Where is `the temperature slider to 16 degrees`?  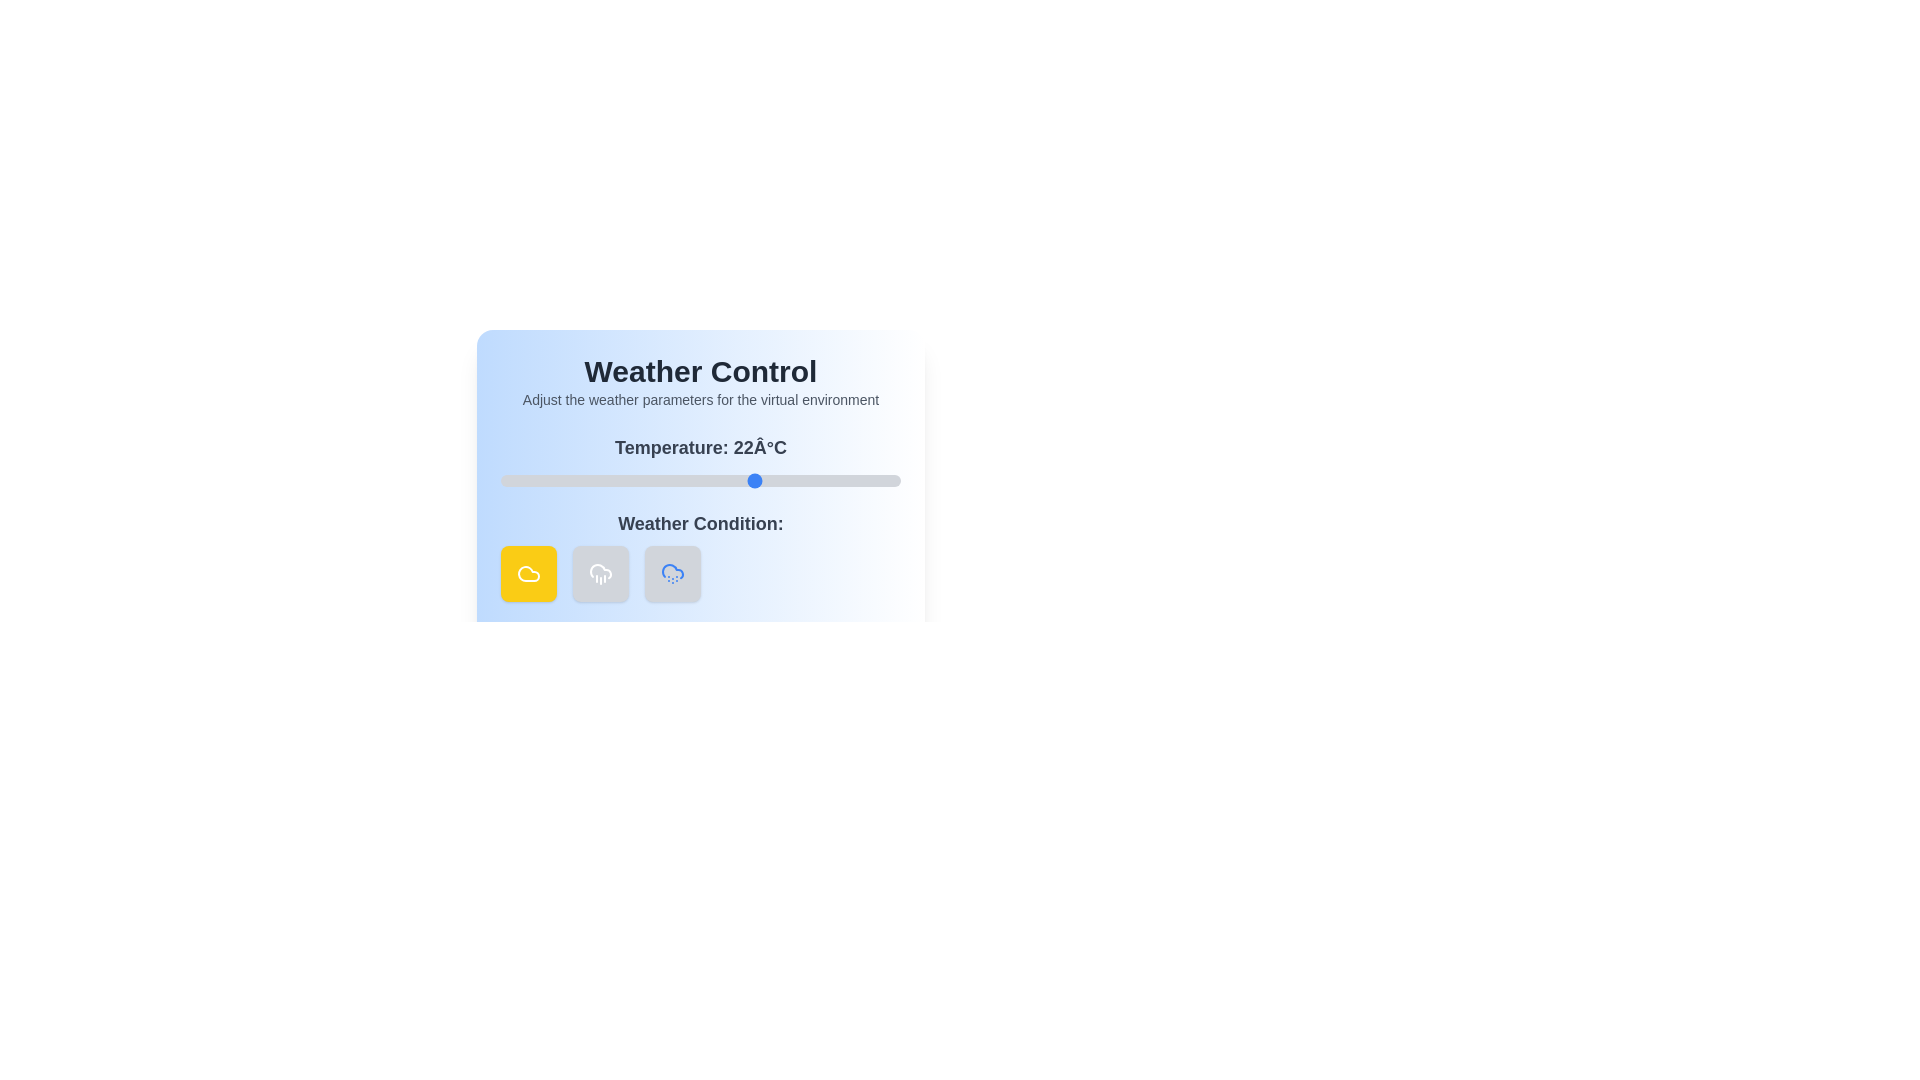
the temperature slider to 16 degrees is located at coordinates (709, 481).